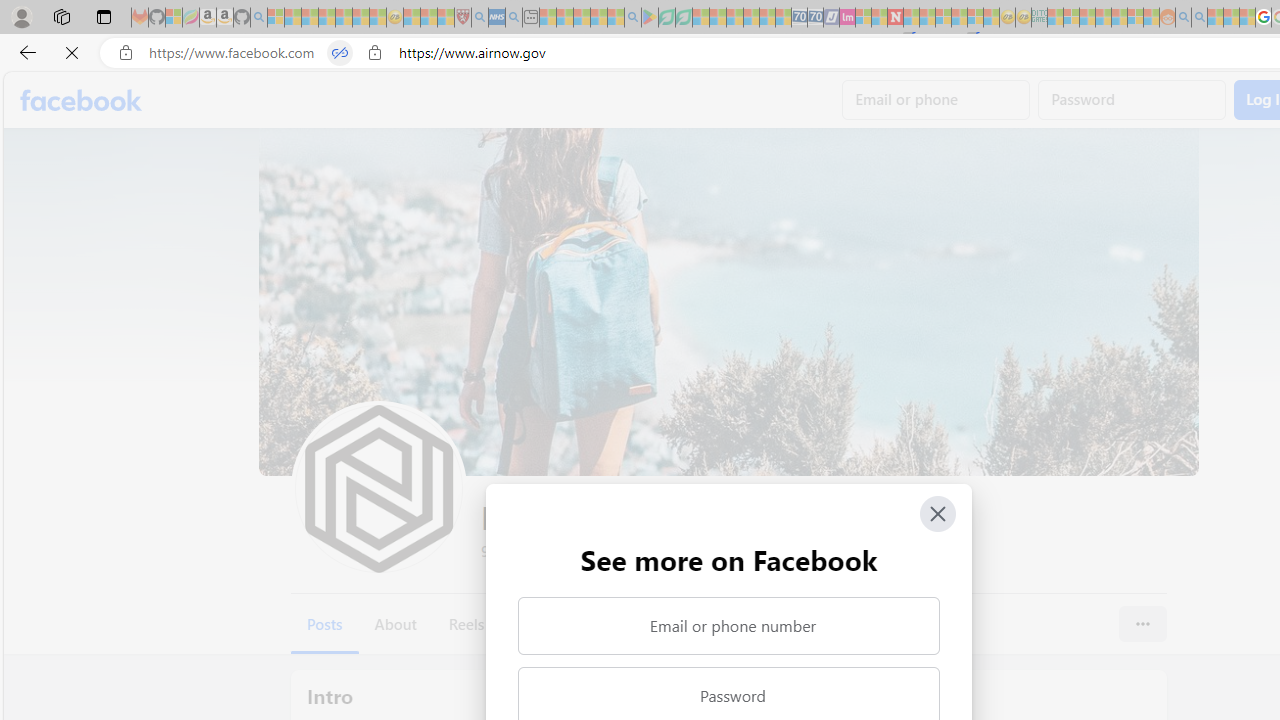 The height and width of the screenshot is (720, 1280). What do you see at coordinates (1055, 17) in the screenshot?
I see `'MSNBC - MSN - Sleeping'` at bounding box center [1055, 17].